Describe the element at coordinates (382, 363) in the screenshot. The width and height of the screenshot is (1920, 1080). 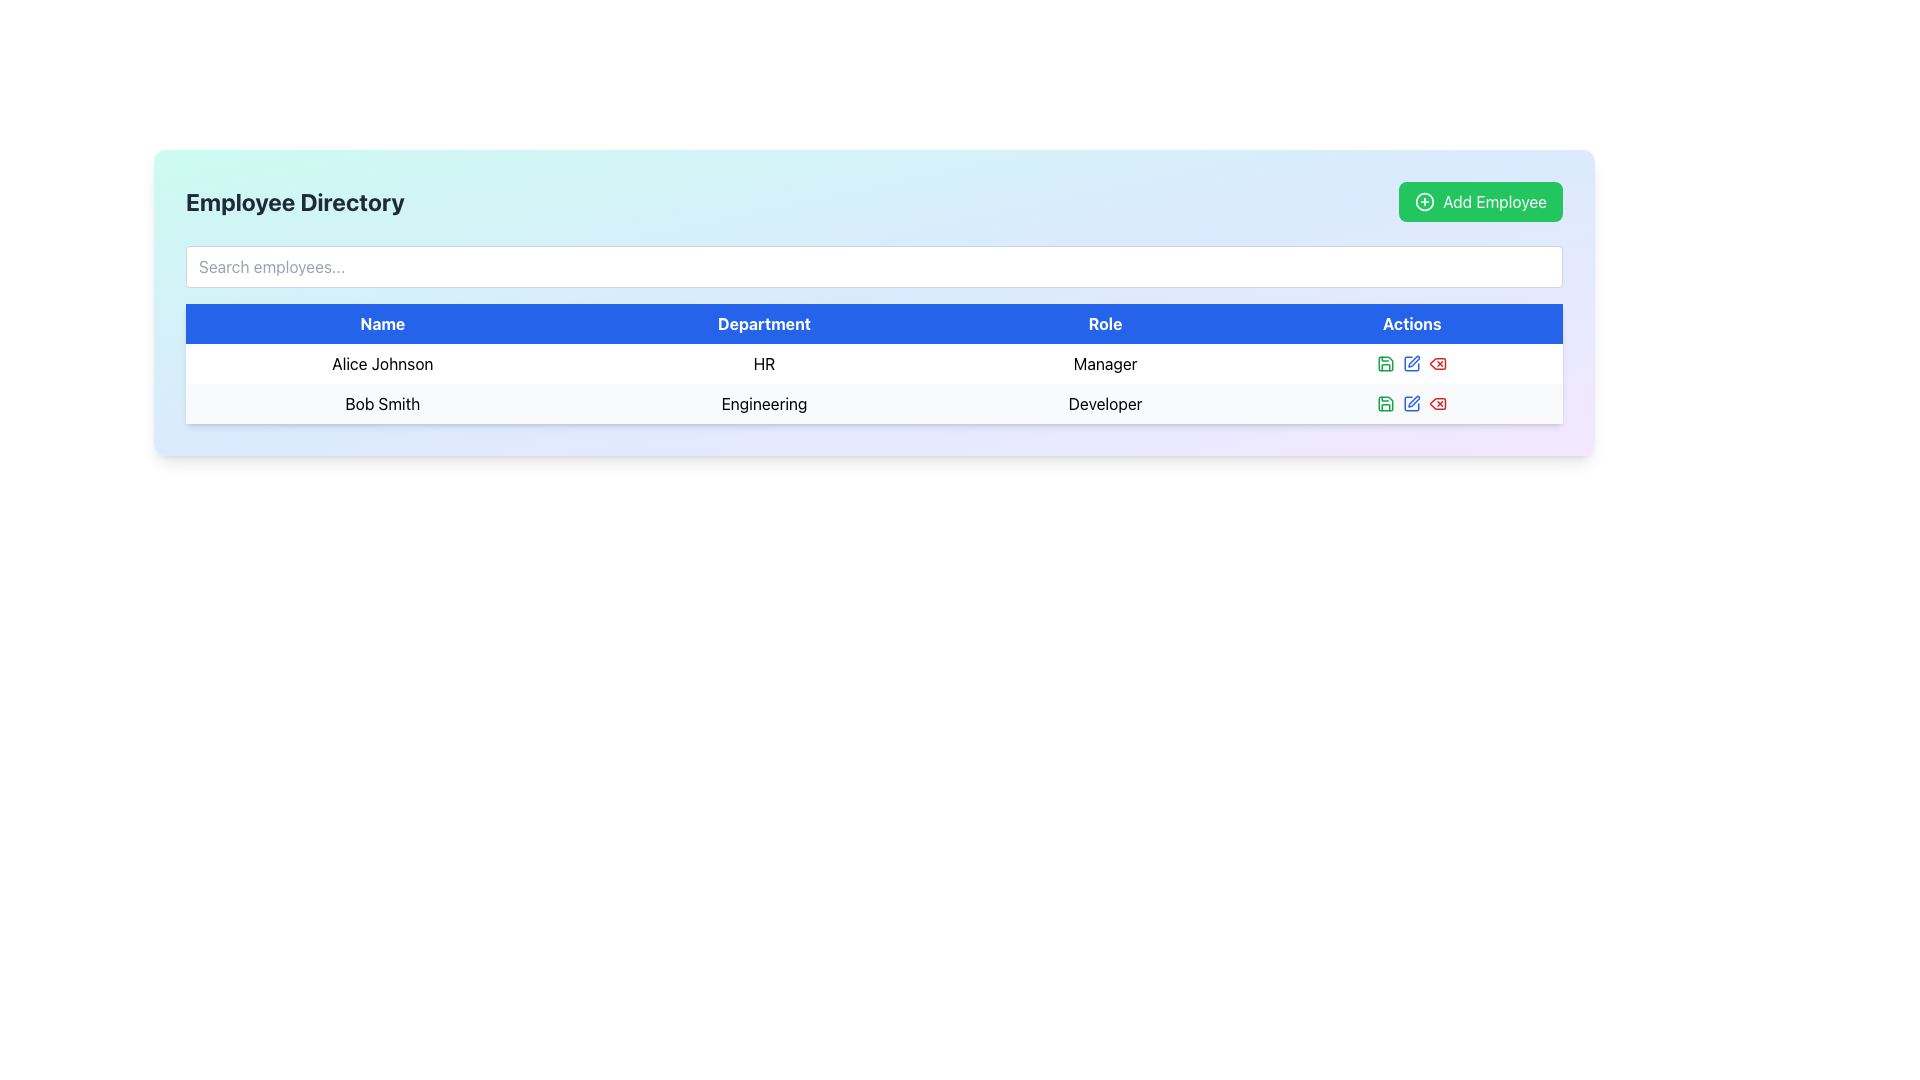
I see `the employee name text label located in the first row under the 'Name' column of the table, which contains the information for the employee in the HR department with the role of Manager` at that location.